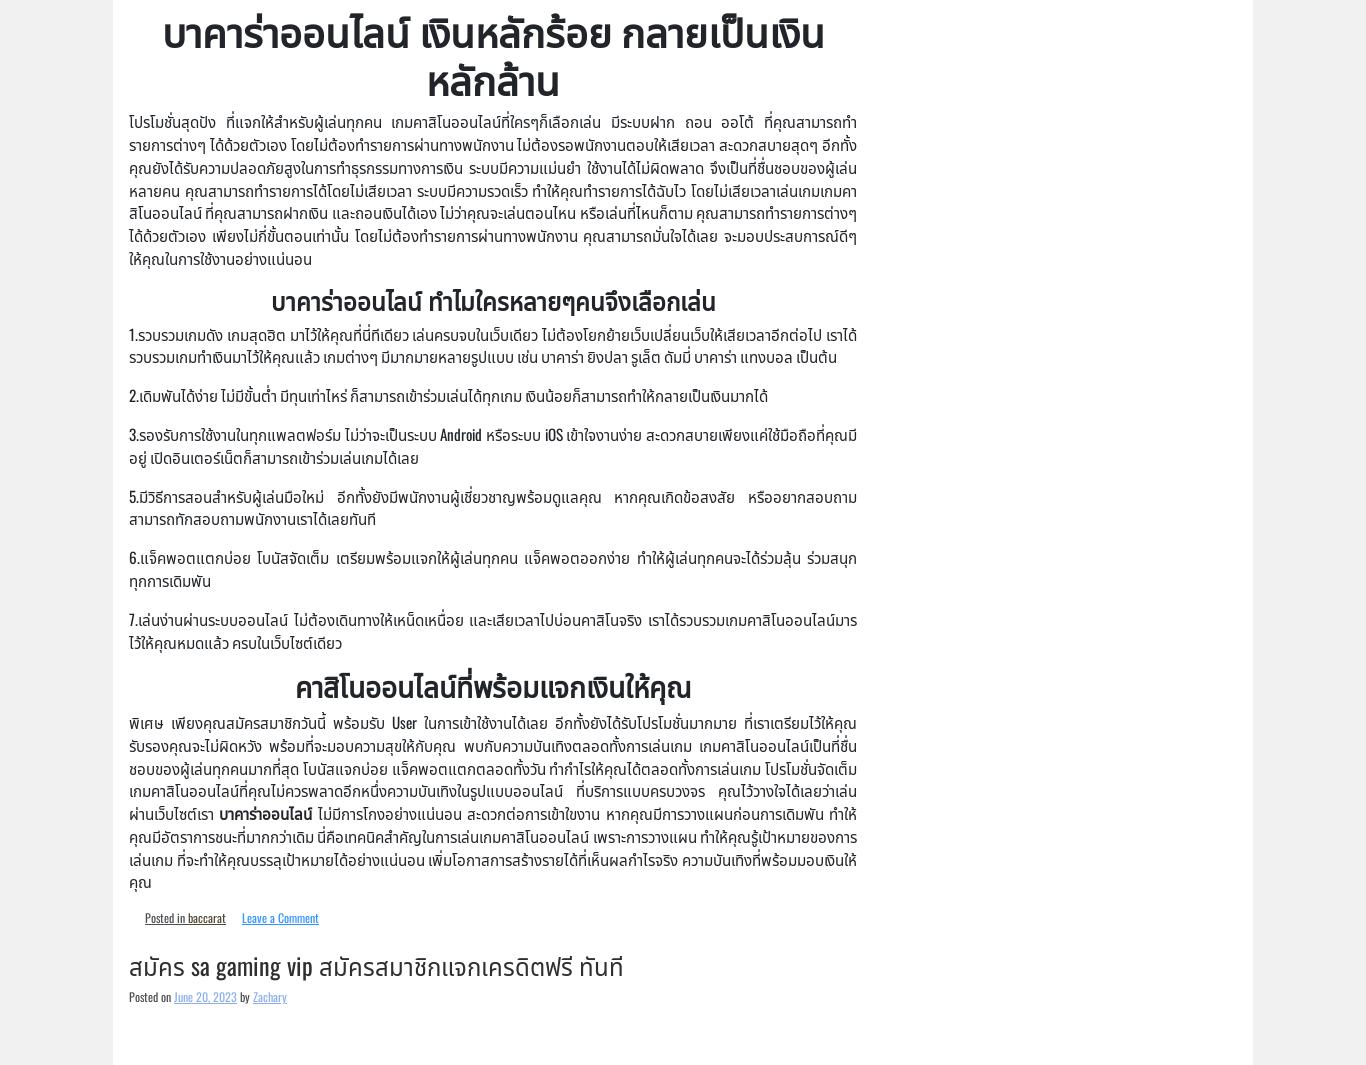 The height and width of the screenshot is (1065, 1366). Describe the element at coordinates (127, 567) in the screenshot. I see `'6.แจ็คพอตแตกบ่อย โบนัสจัดเต็ม เตรียมพร้อมแจกให้ผู้เล่นทุกคน แจ็คพอตออกง่าย ทำให้ผู้เล่นทุกคนจะได้ร่วมลุ้น ร่วมสนุกทุกการเดิมพัน'` at that location.